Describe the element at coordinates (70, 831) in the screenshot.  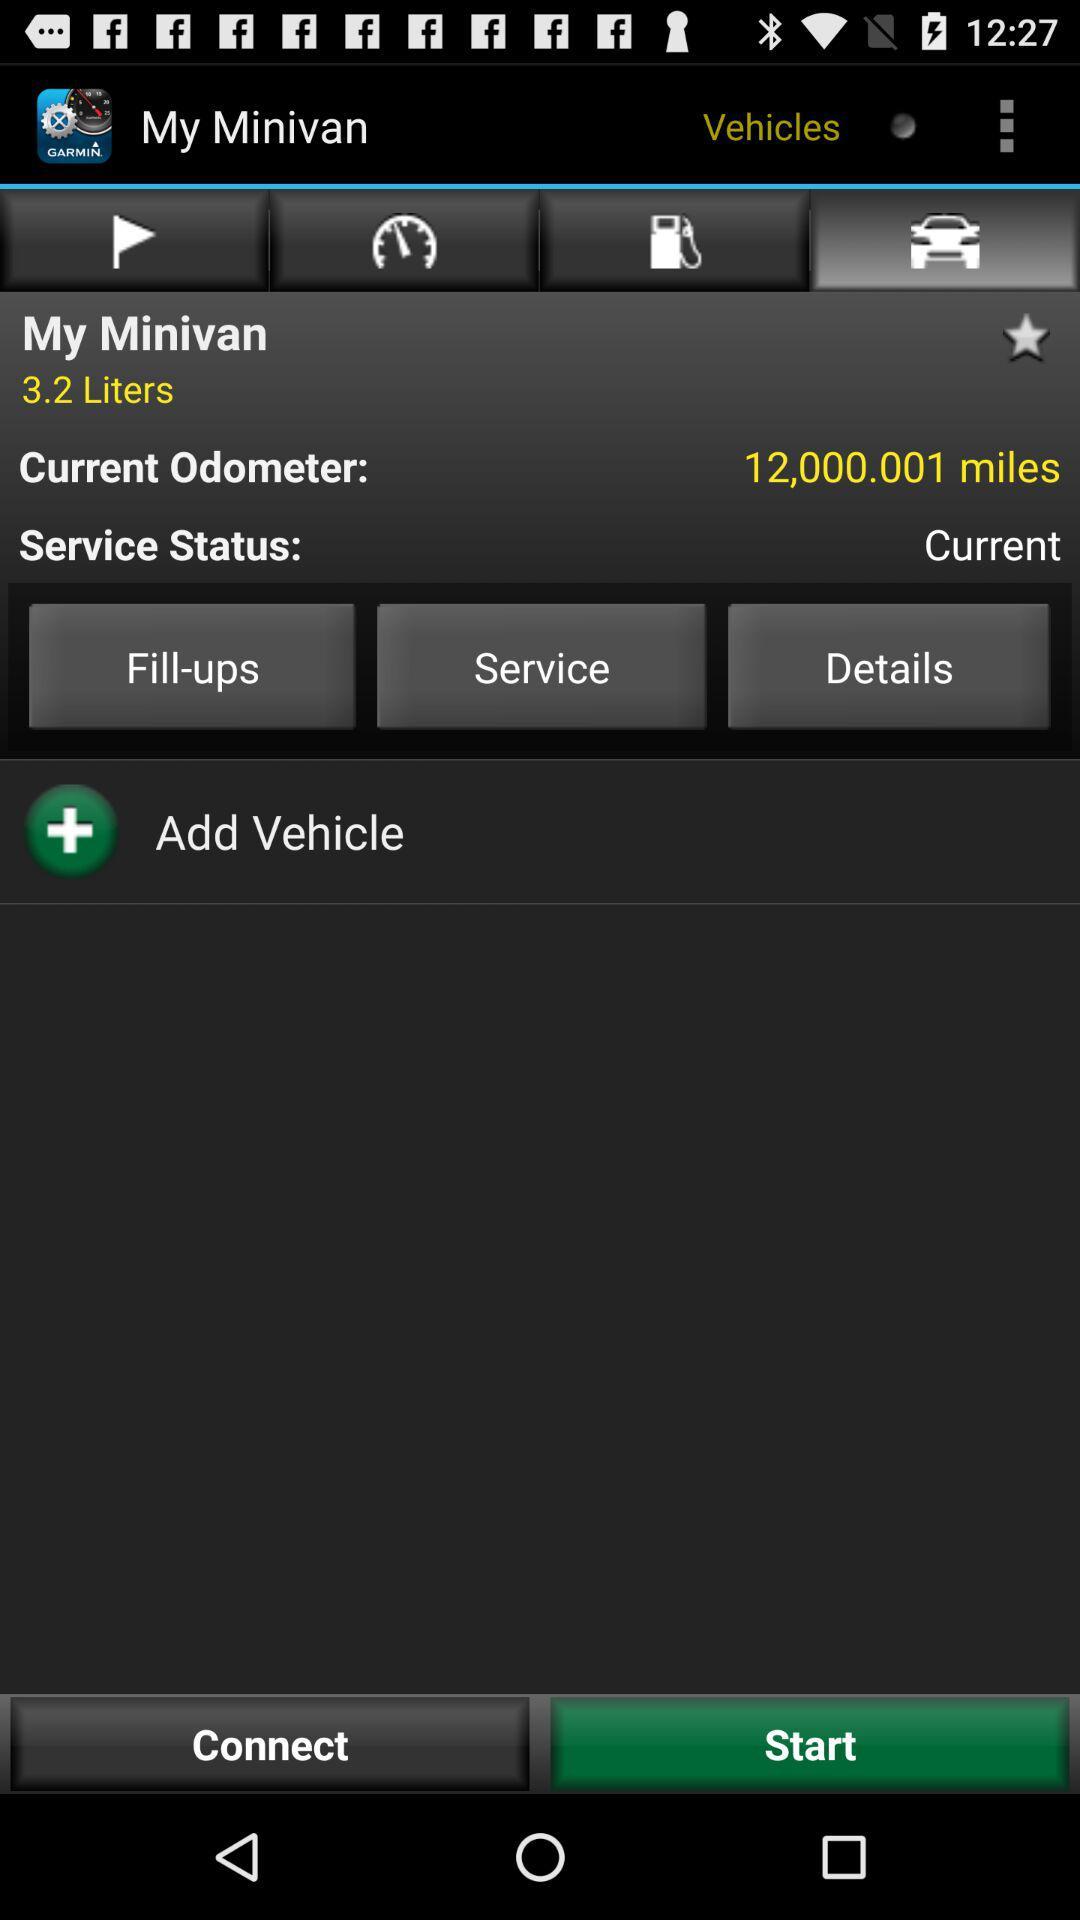
I see `plus icon` at that location.